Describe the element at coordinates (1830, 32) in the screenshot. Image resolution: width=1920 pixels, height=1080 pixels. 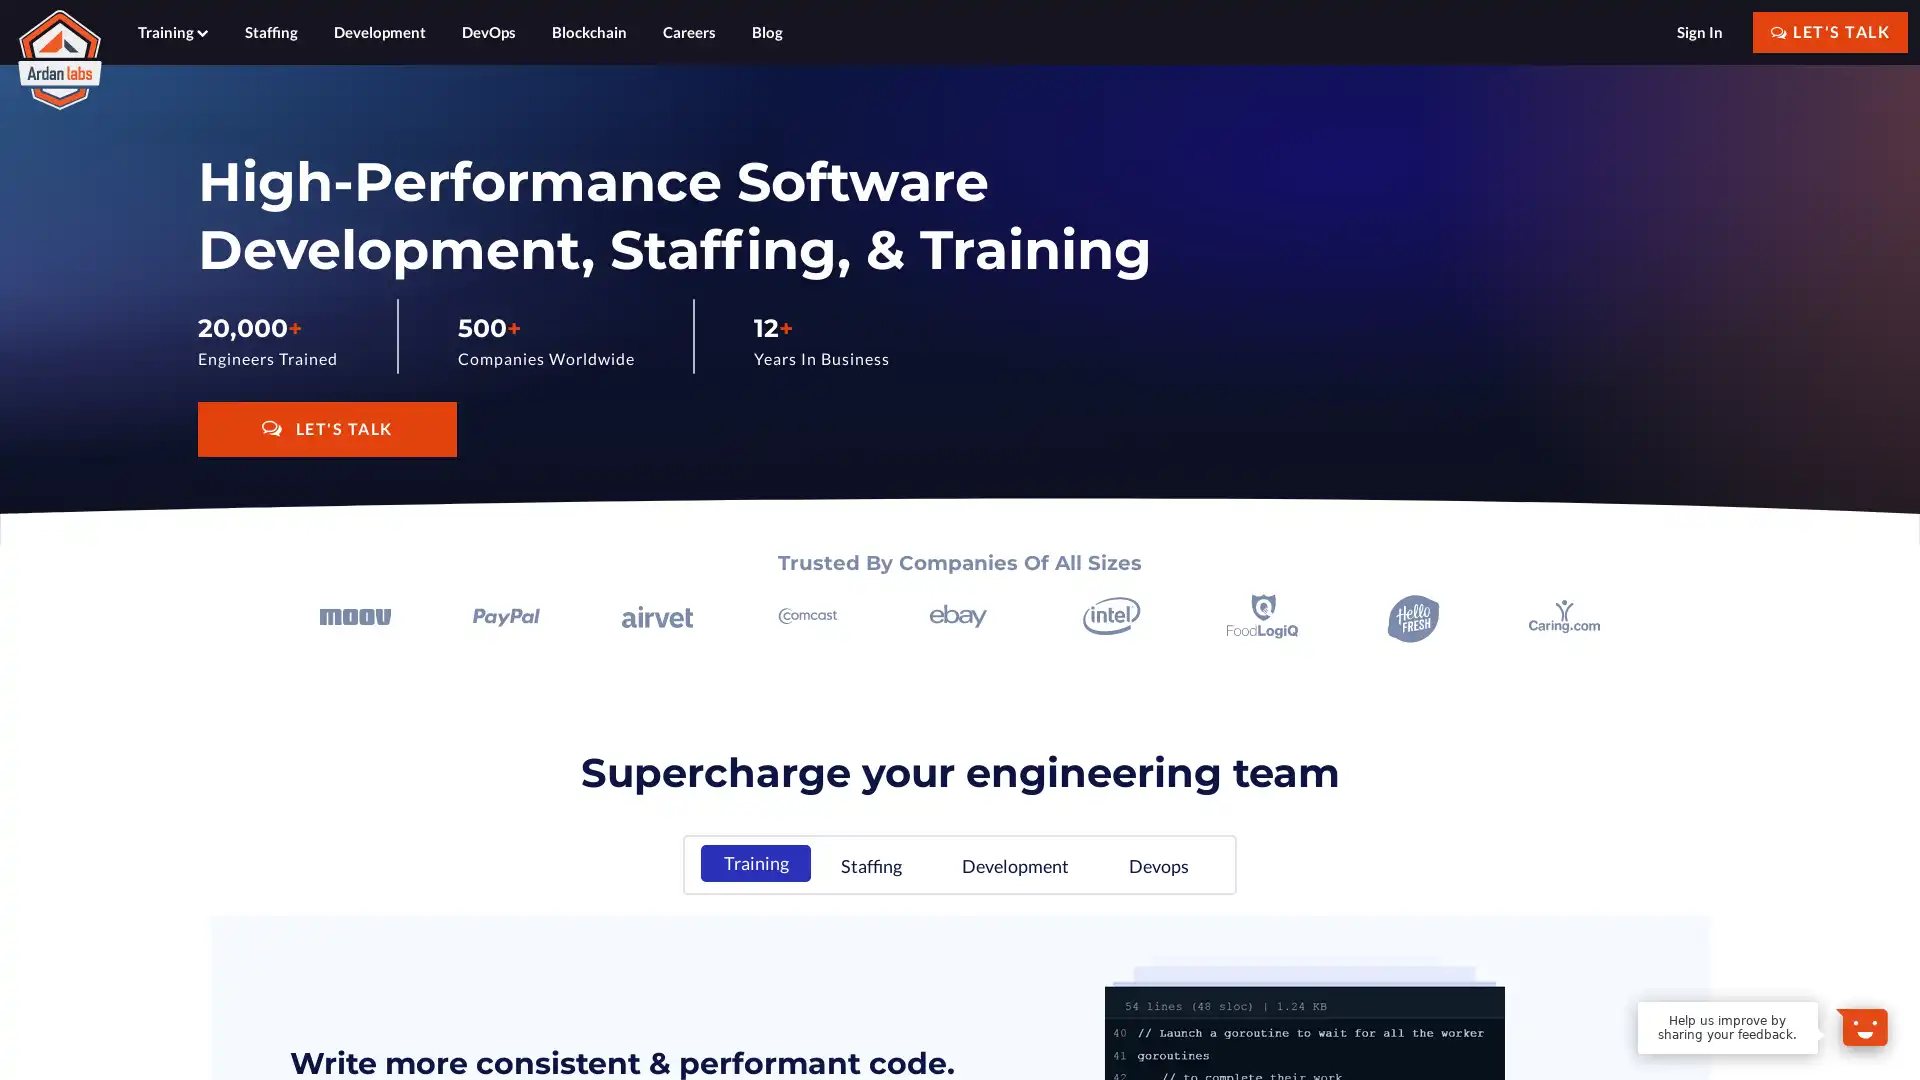
I see `LET'S TALK` at that location.